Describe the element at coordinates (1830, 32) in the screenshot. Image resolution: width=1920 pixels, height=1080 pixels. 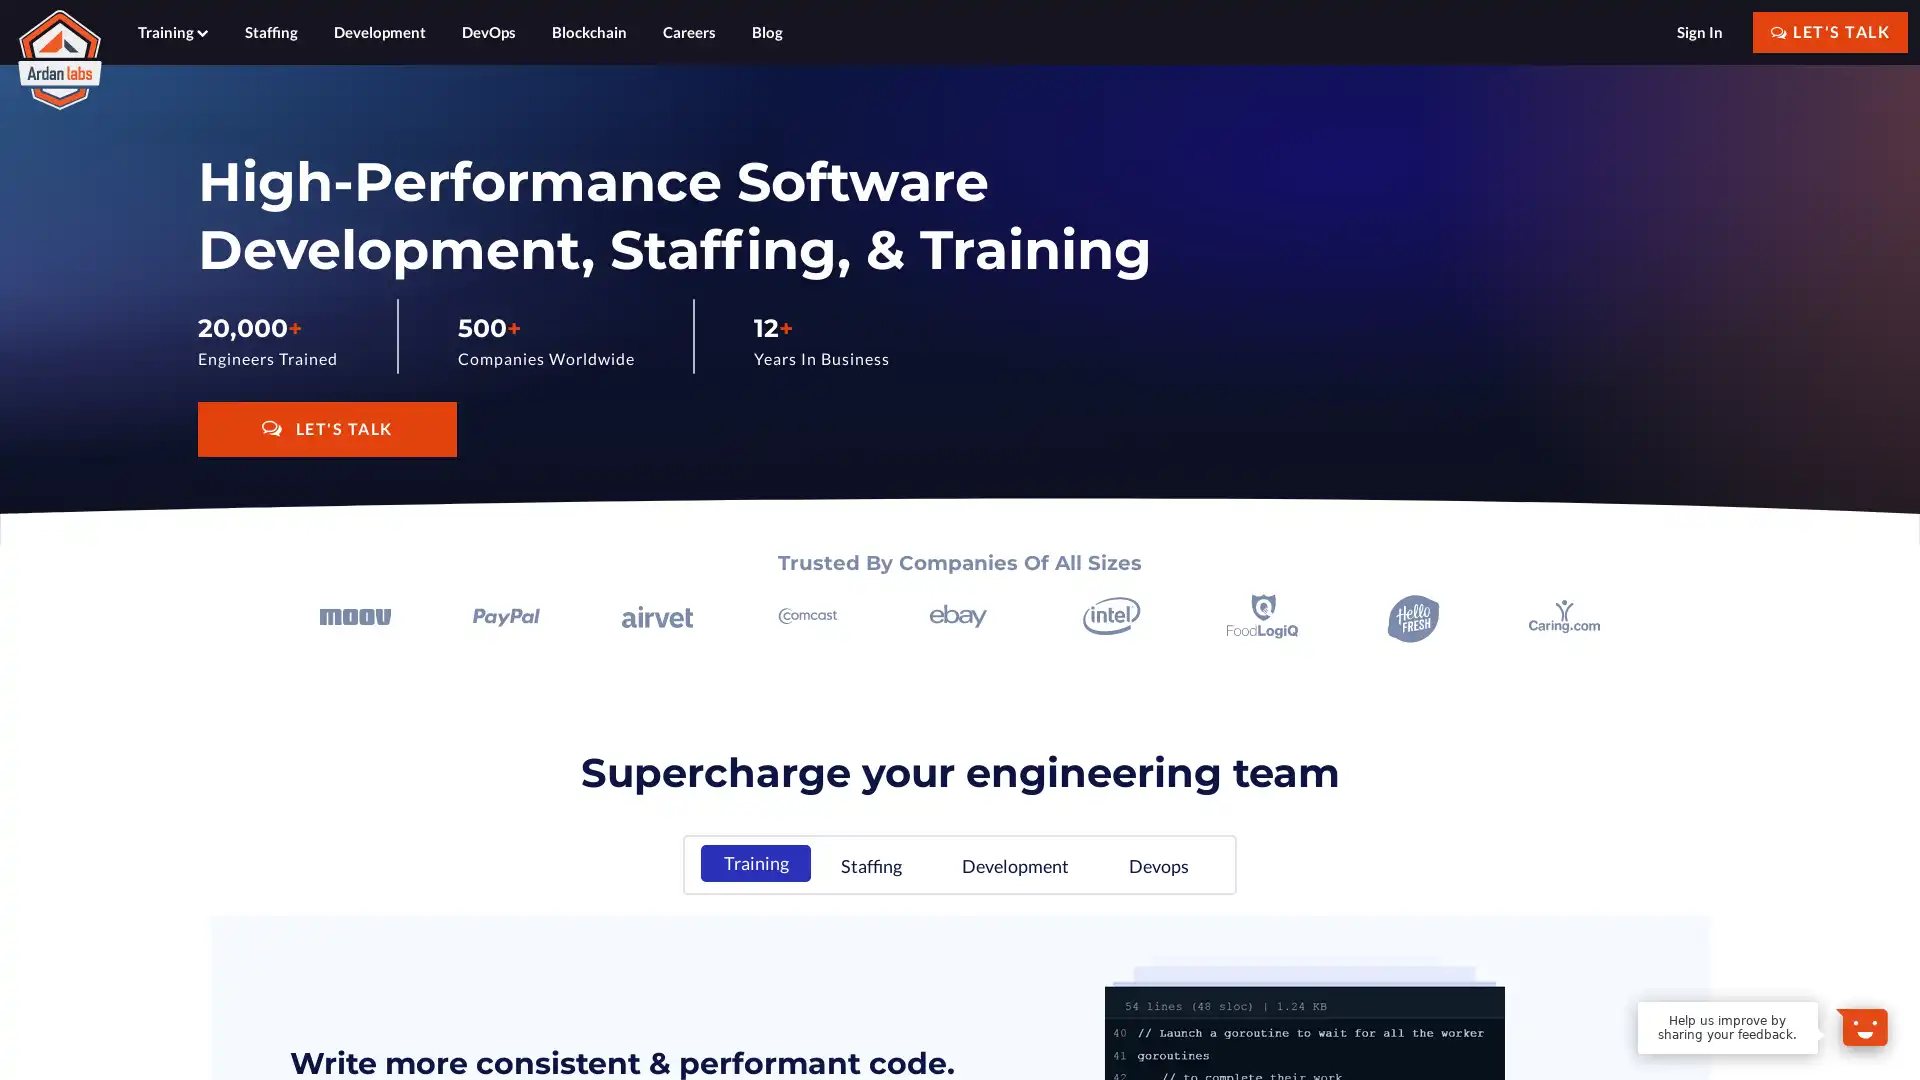
I see `LET'S TALK` at that location.